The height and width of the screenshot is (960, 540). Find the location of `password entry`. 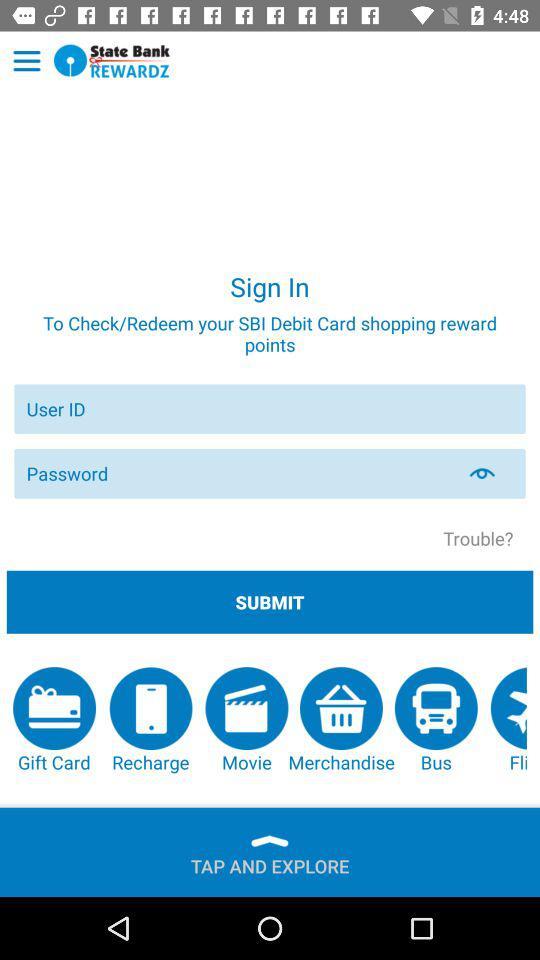

password entry is located at coordinates (238, 473).